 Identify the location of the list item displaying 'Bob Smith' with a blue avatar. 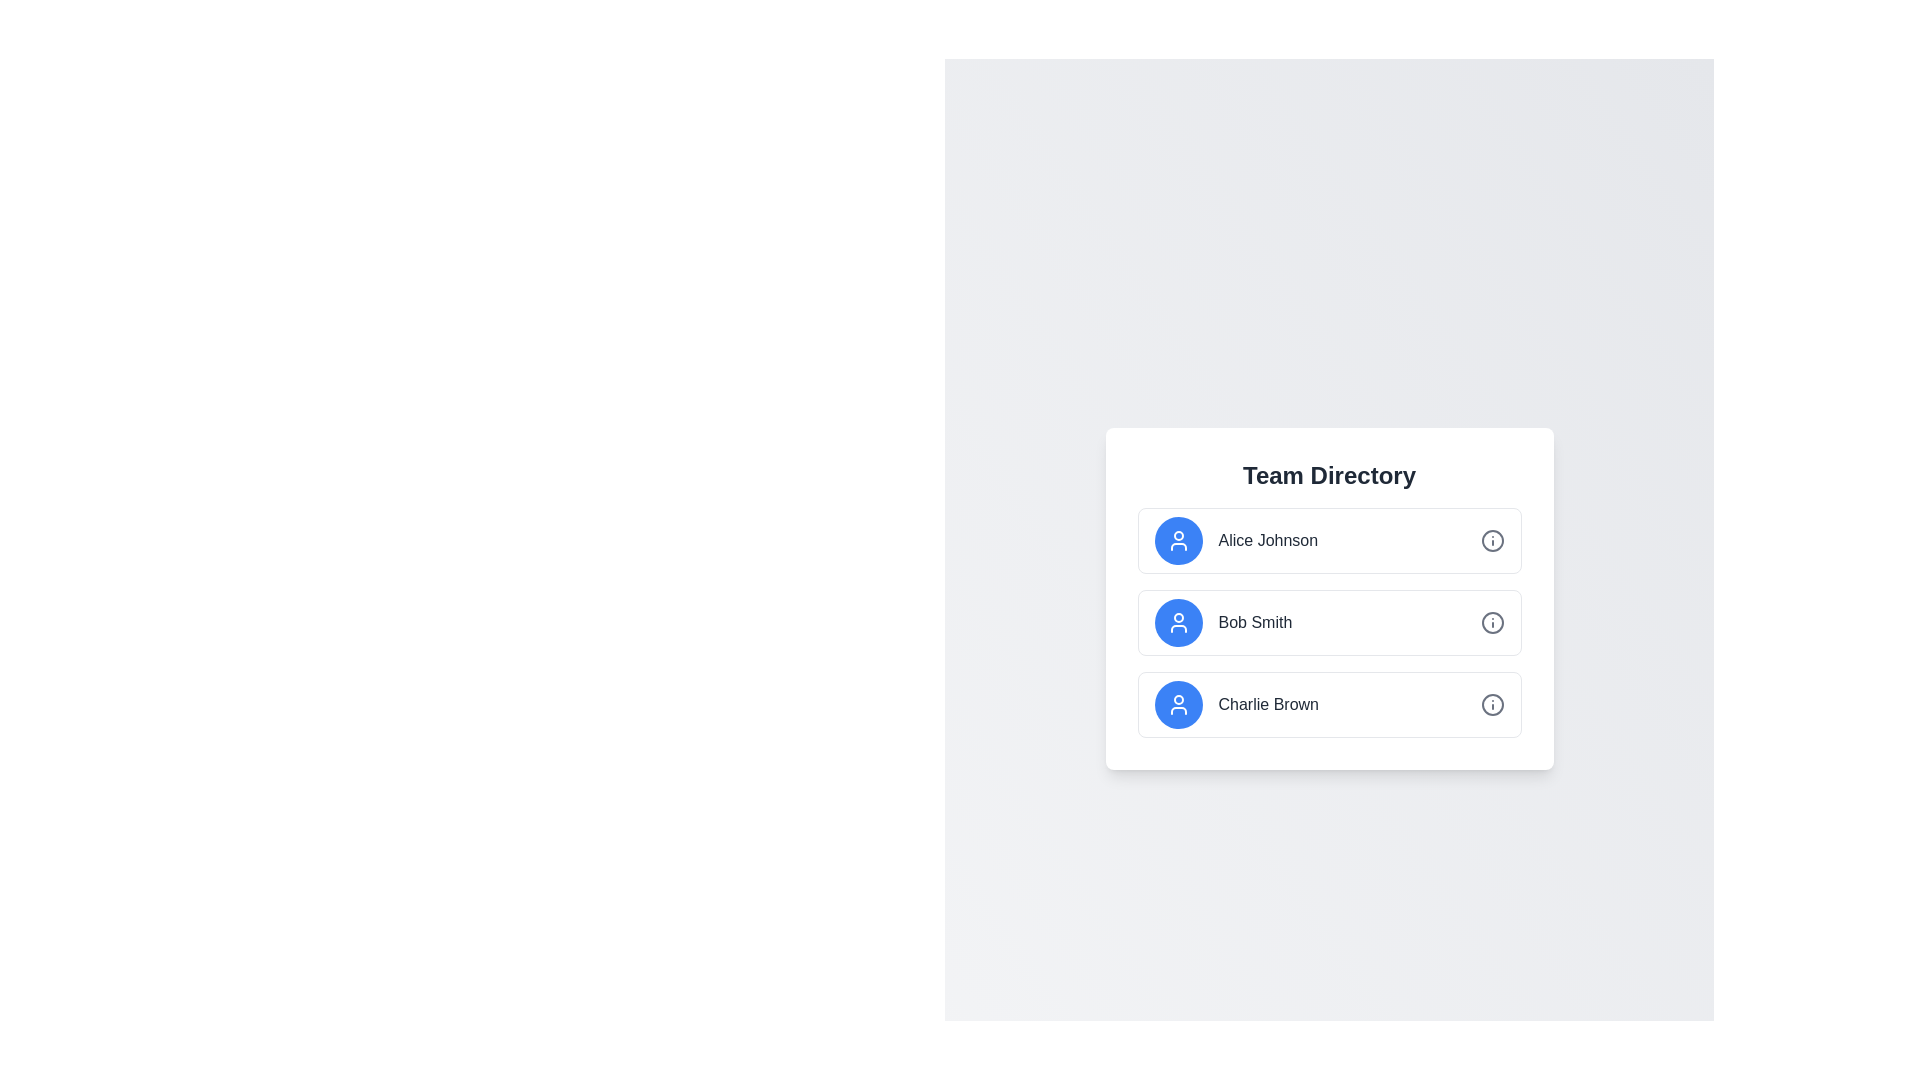
(1222, 622).